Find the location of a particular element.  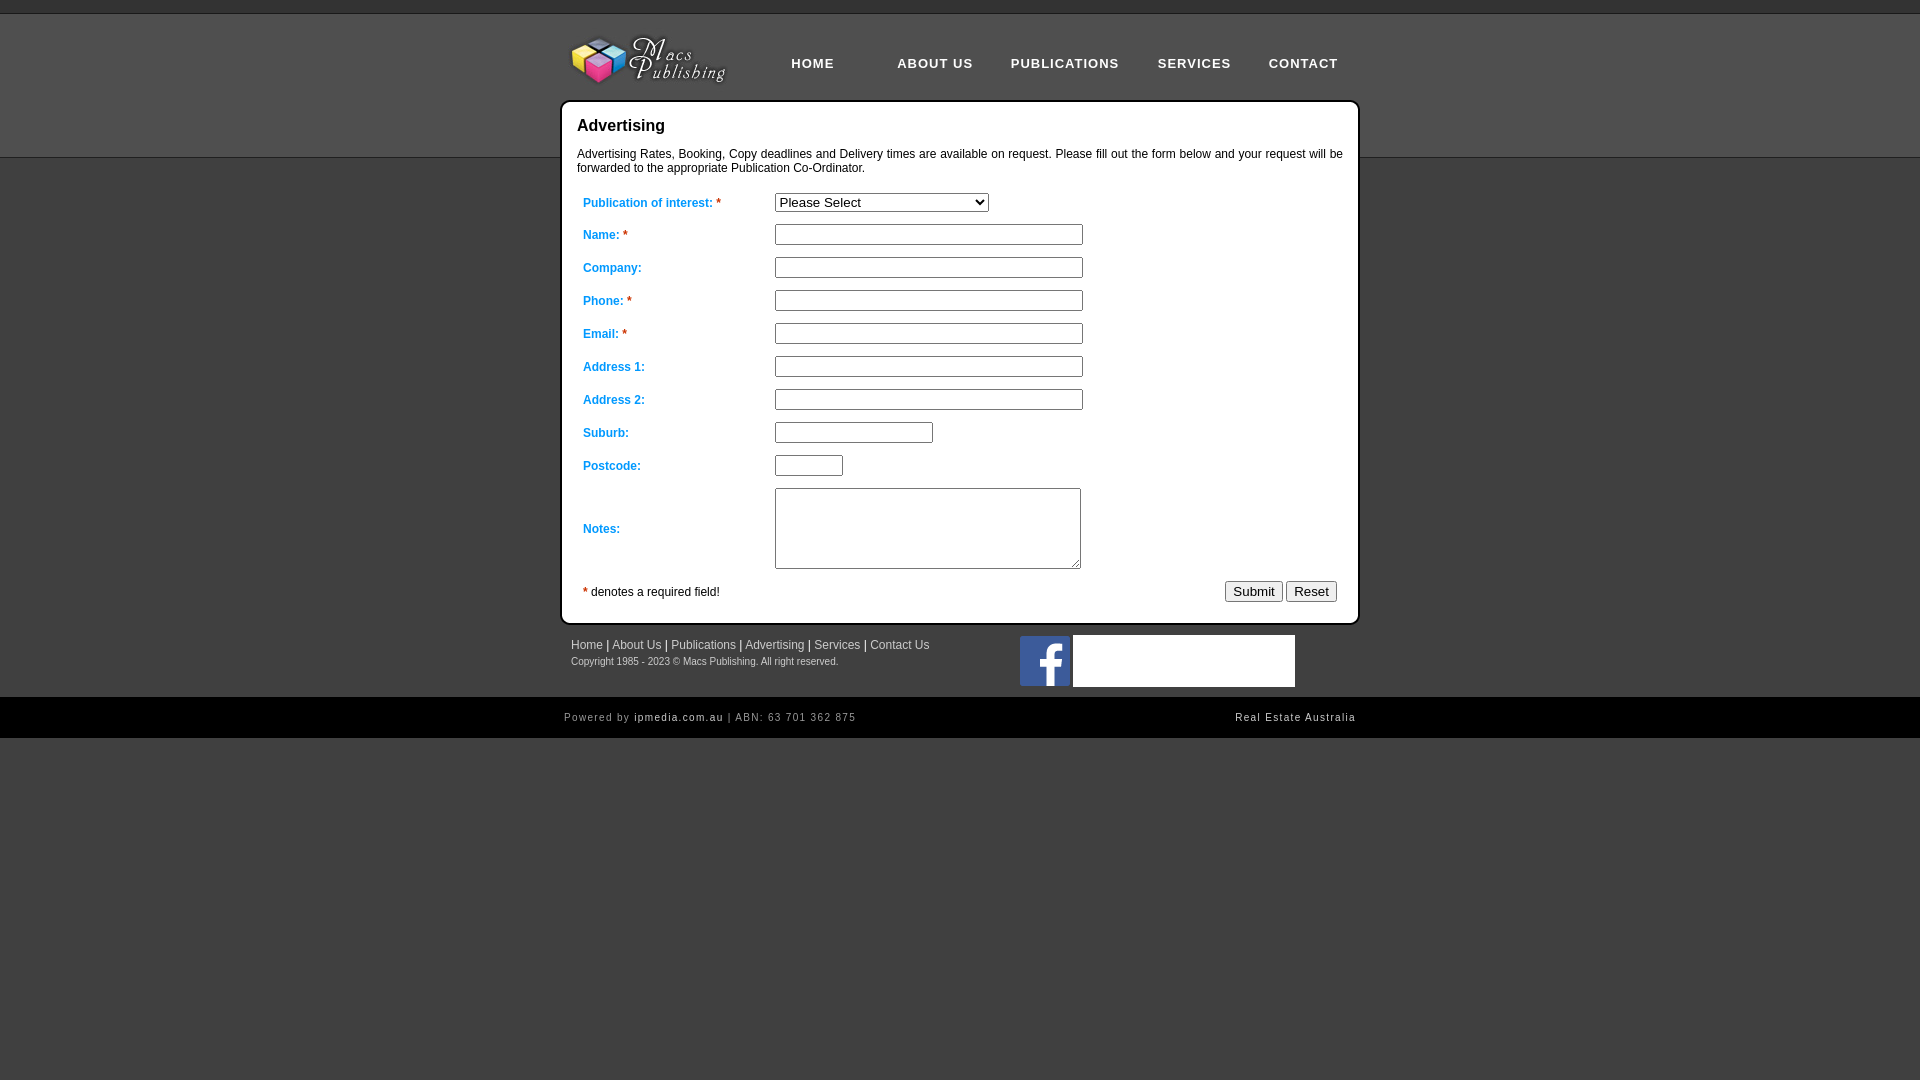

'About Us' is located at coordinates (610, 644).